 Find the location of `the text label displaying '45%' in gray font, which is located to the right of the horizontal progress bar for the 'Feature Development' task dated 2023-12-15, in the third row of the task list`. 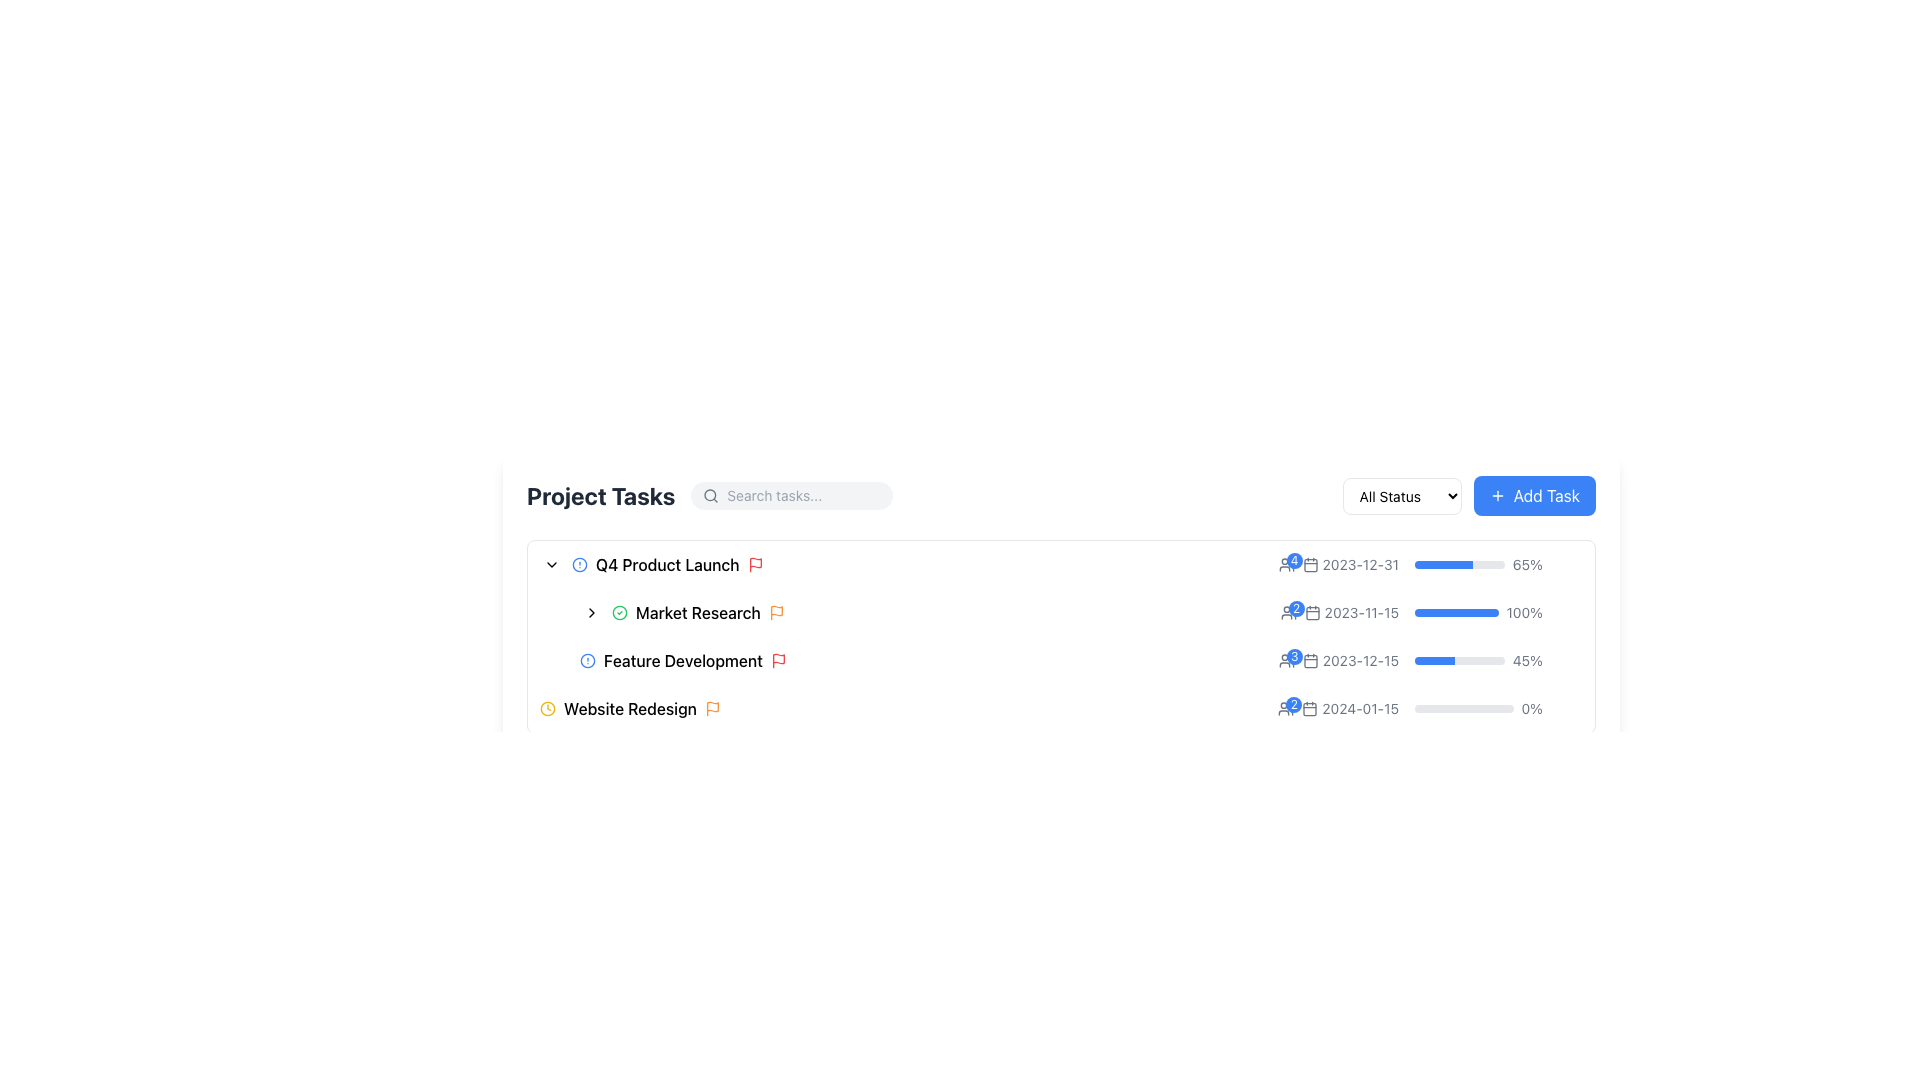

the text label displaying '45%' in gray font, which is located to the right of the horizontal progress bar for the 'Feature Development' task dated 2023-12-15, in the third row of the task list is located at coordinates (1526, 660).